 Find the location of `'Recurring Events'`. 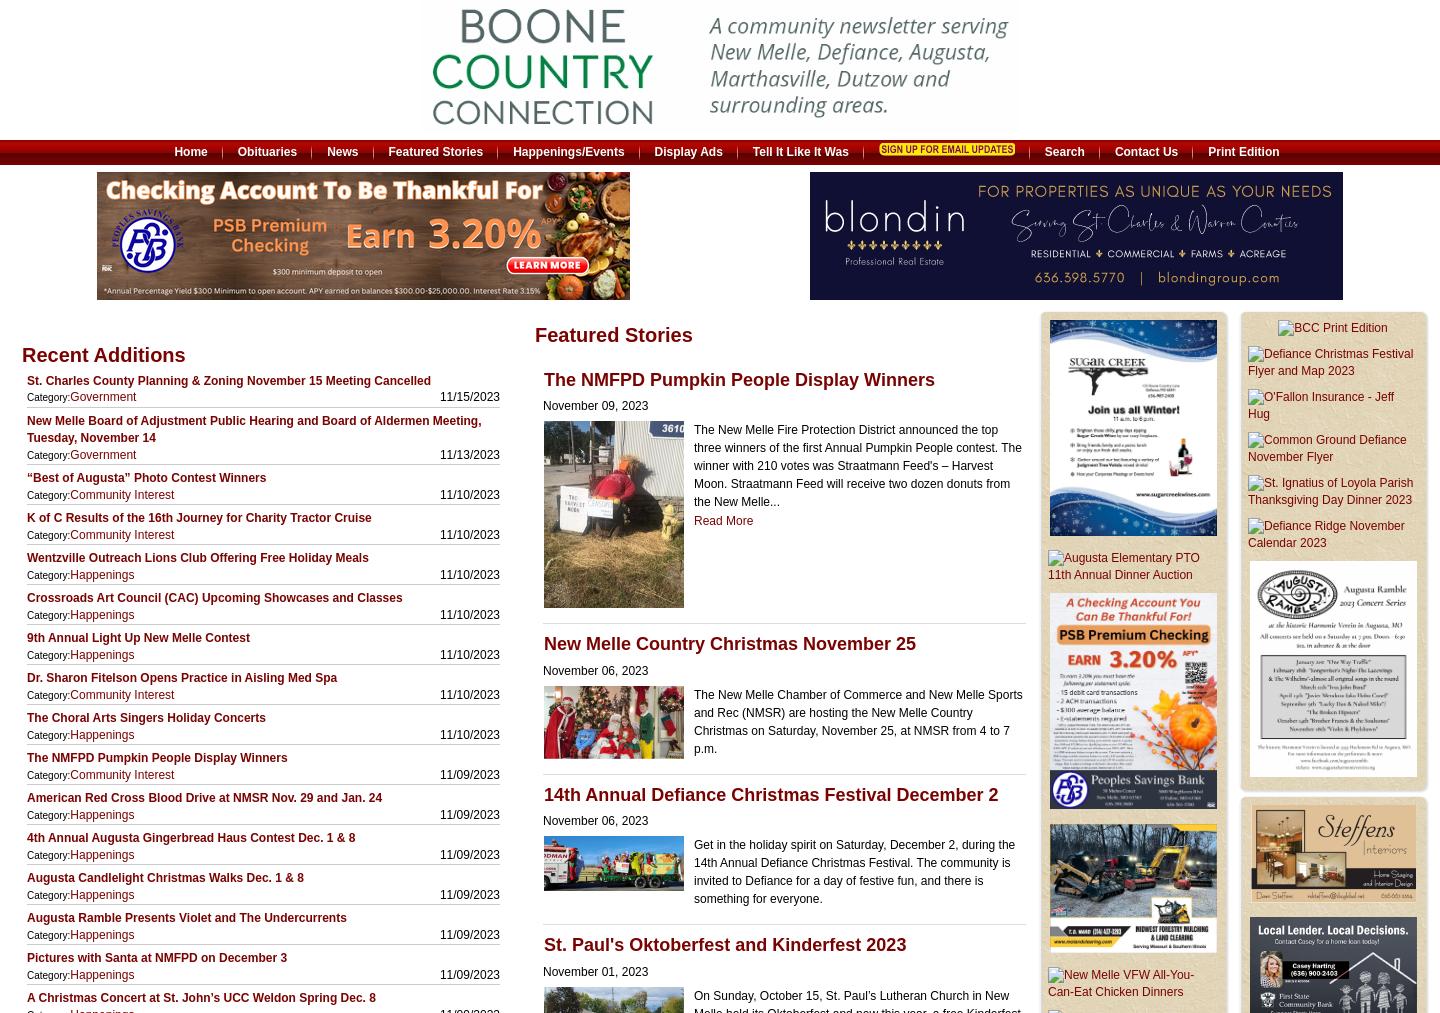

'Recurring Events' is located at coordinates (553, 198).